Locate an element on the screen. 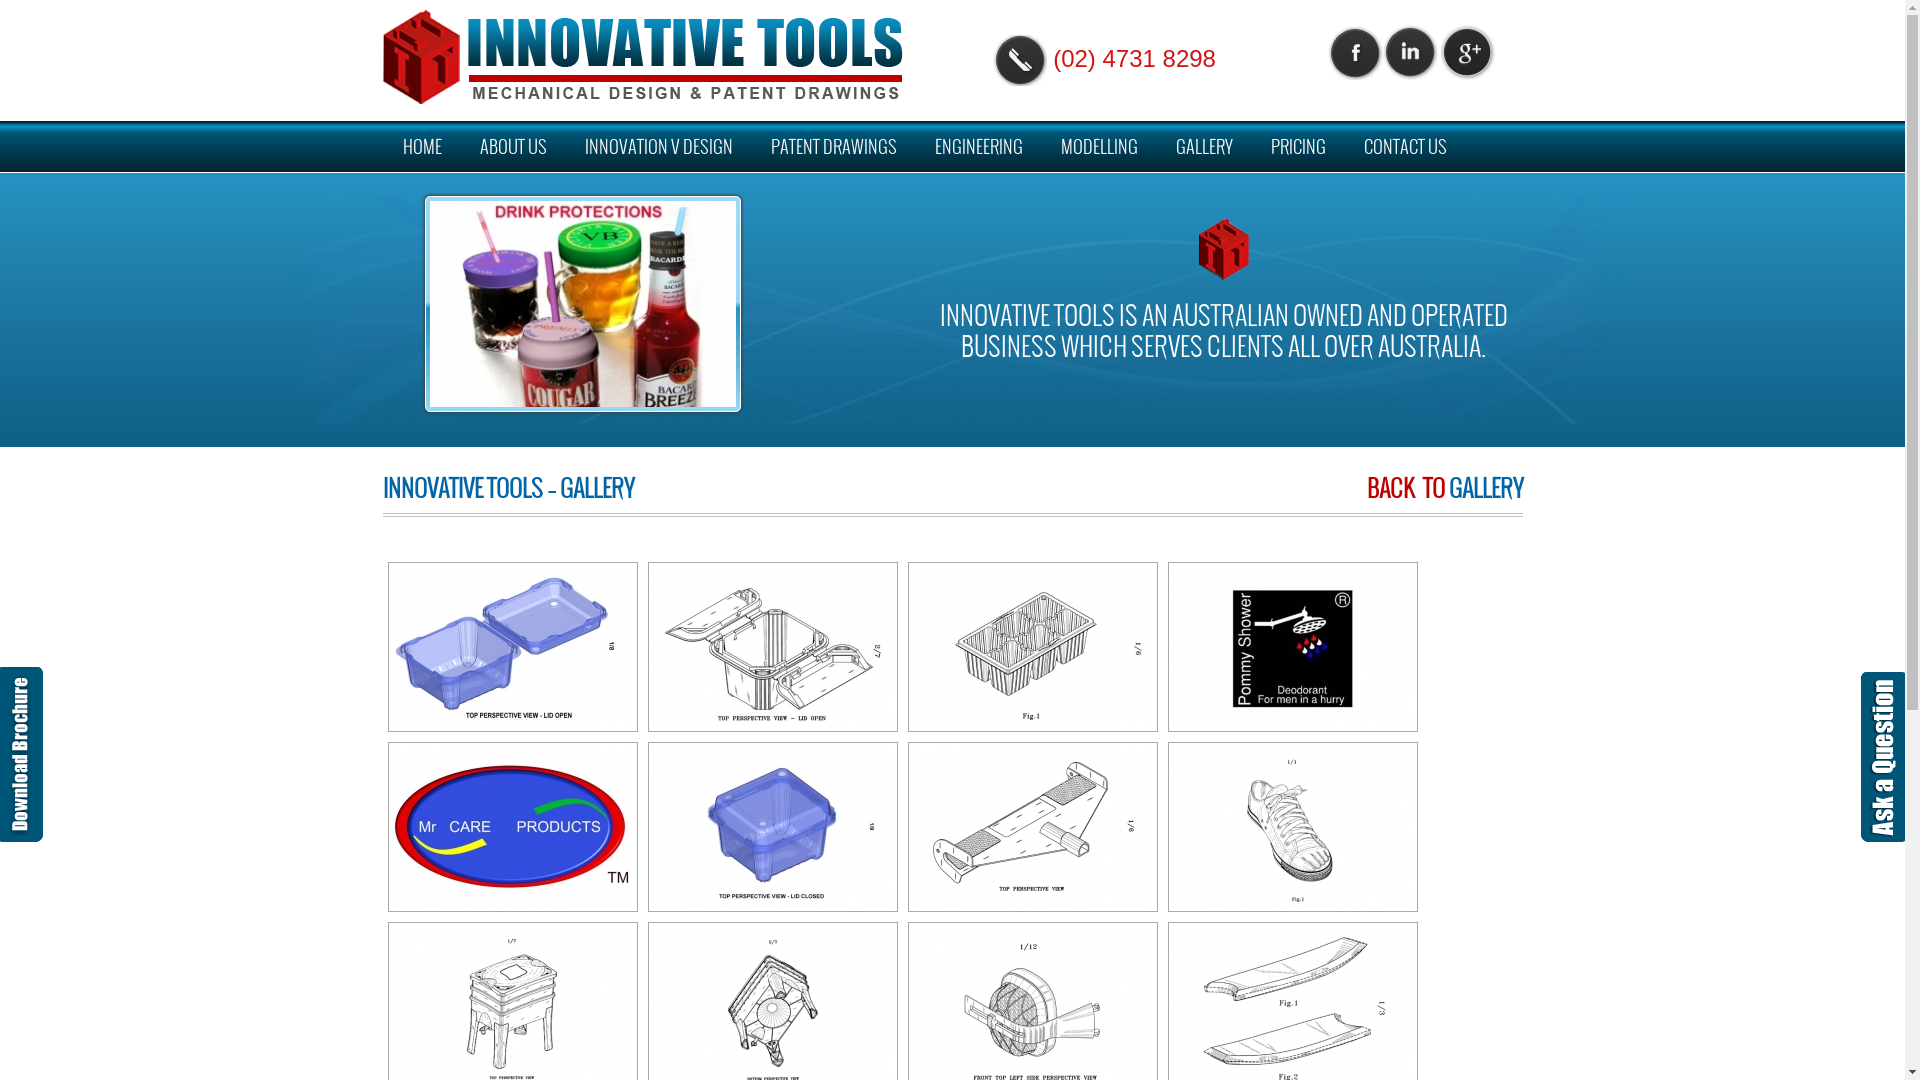 The image size is (1920, 1080). 'GALLERY' is located at coordinates (1203, 145).